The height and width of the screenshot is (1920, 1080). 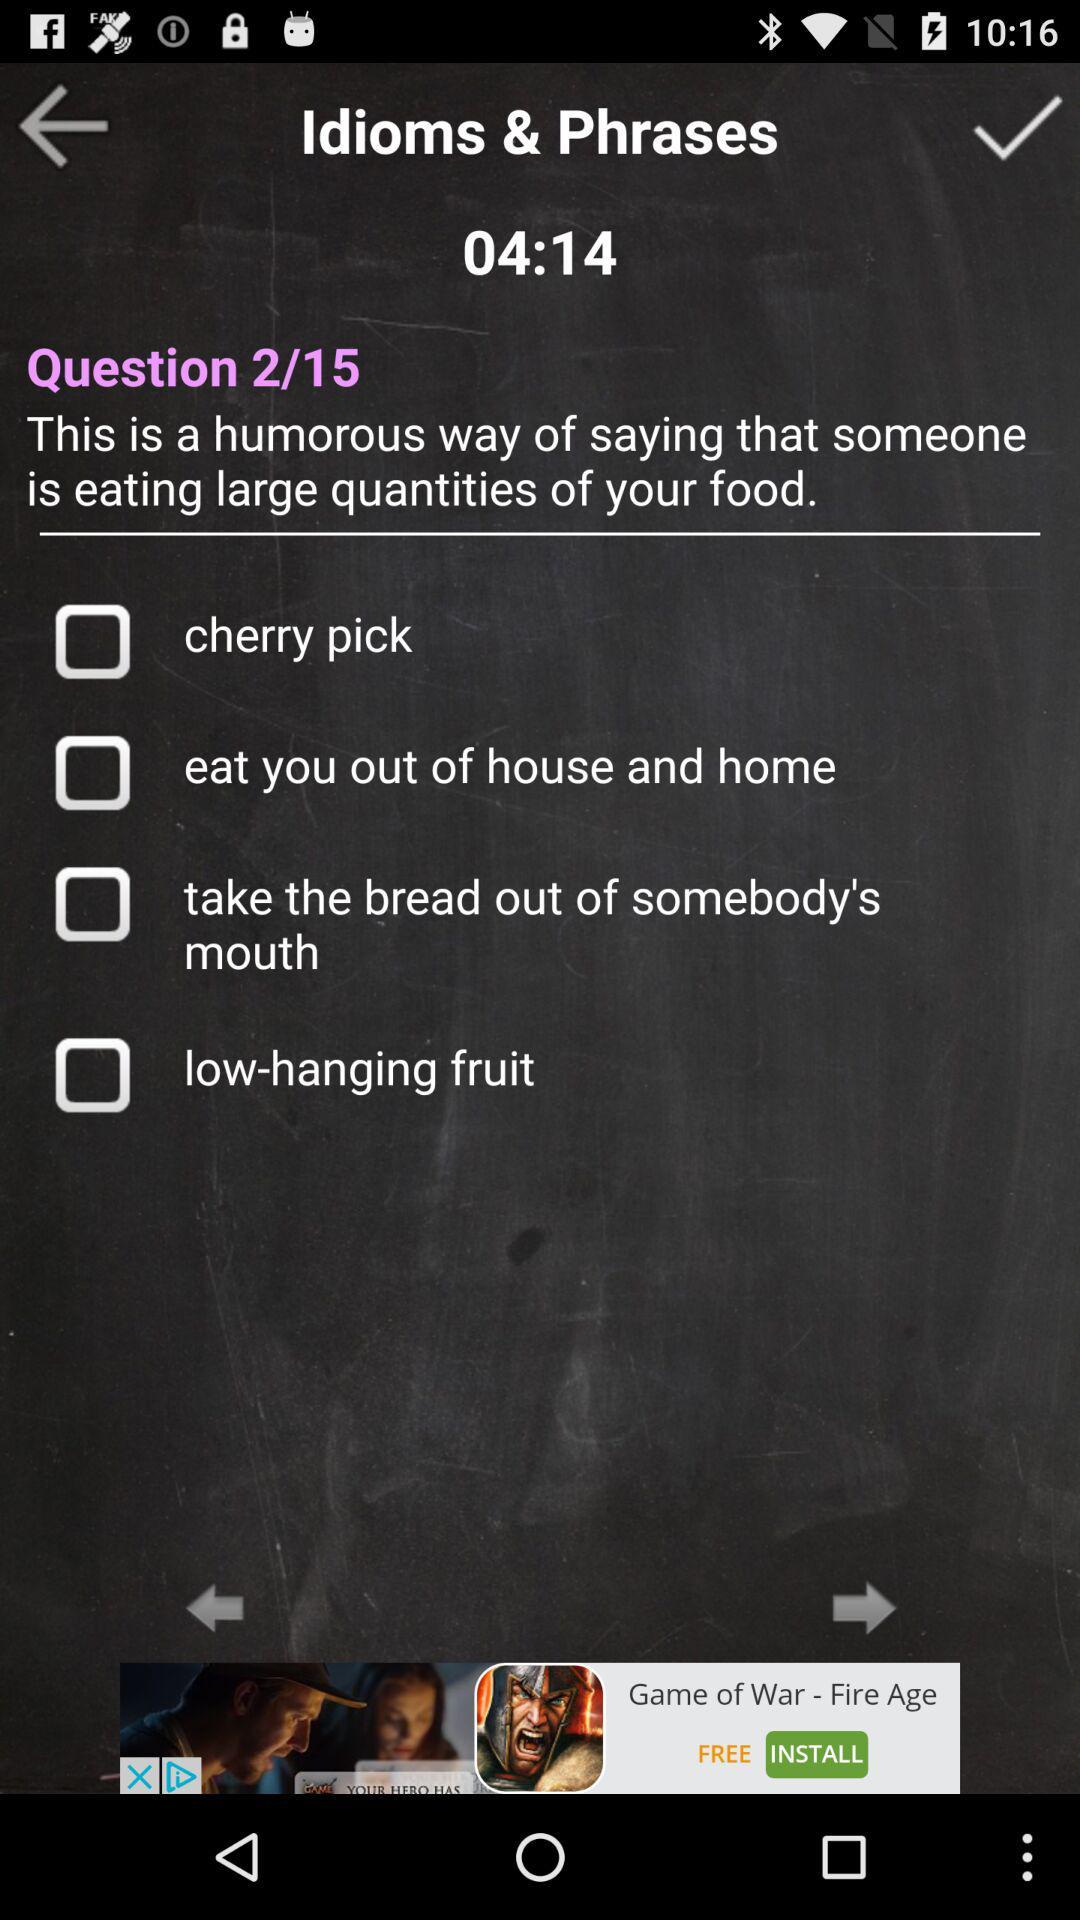 What do you see at coordinates (91, 902) in the screenshot?
I see `button` at bounding box center [91, 902].